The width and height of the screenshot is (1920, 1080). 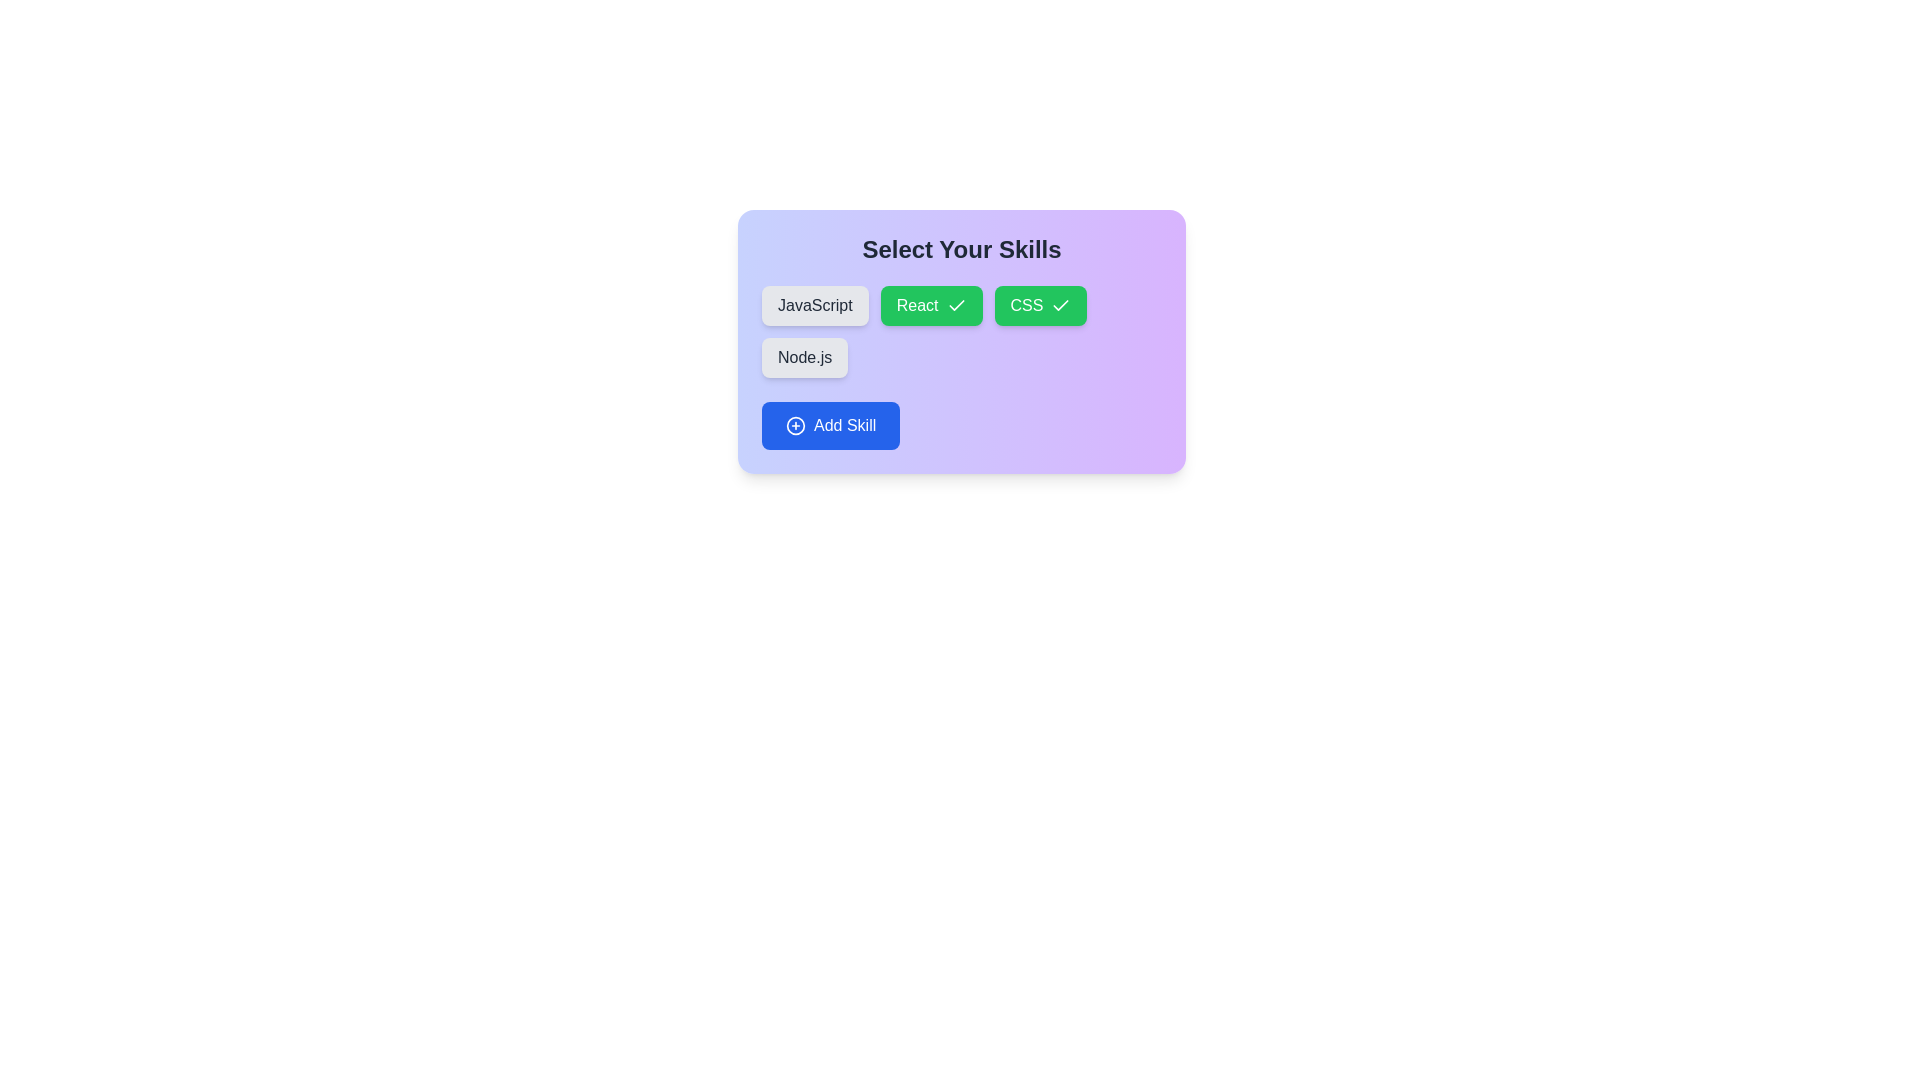 I want to click on the 'Add Skill' button to add a new skill to the list, so click(x=830, y=424).